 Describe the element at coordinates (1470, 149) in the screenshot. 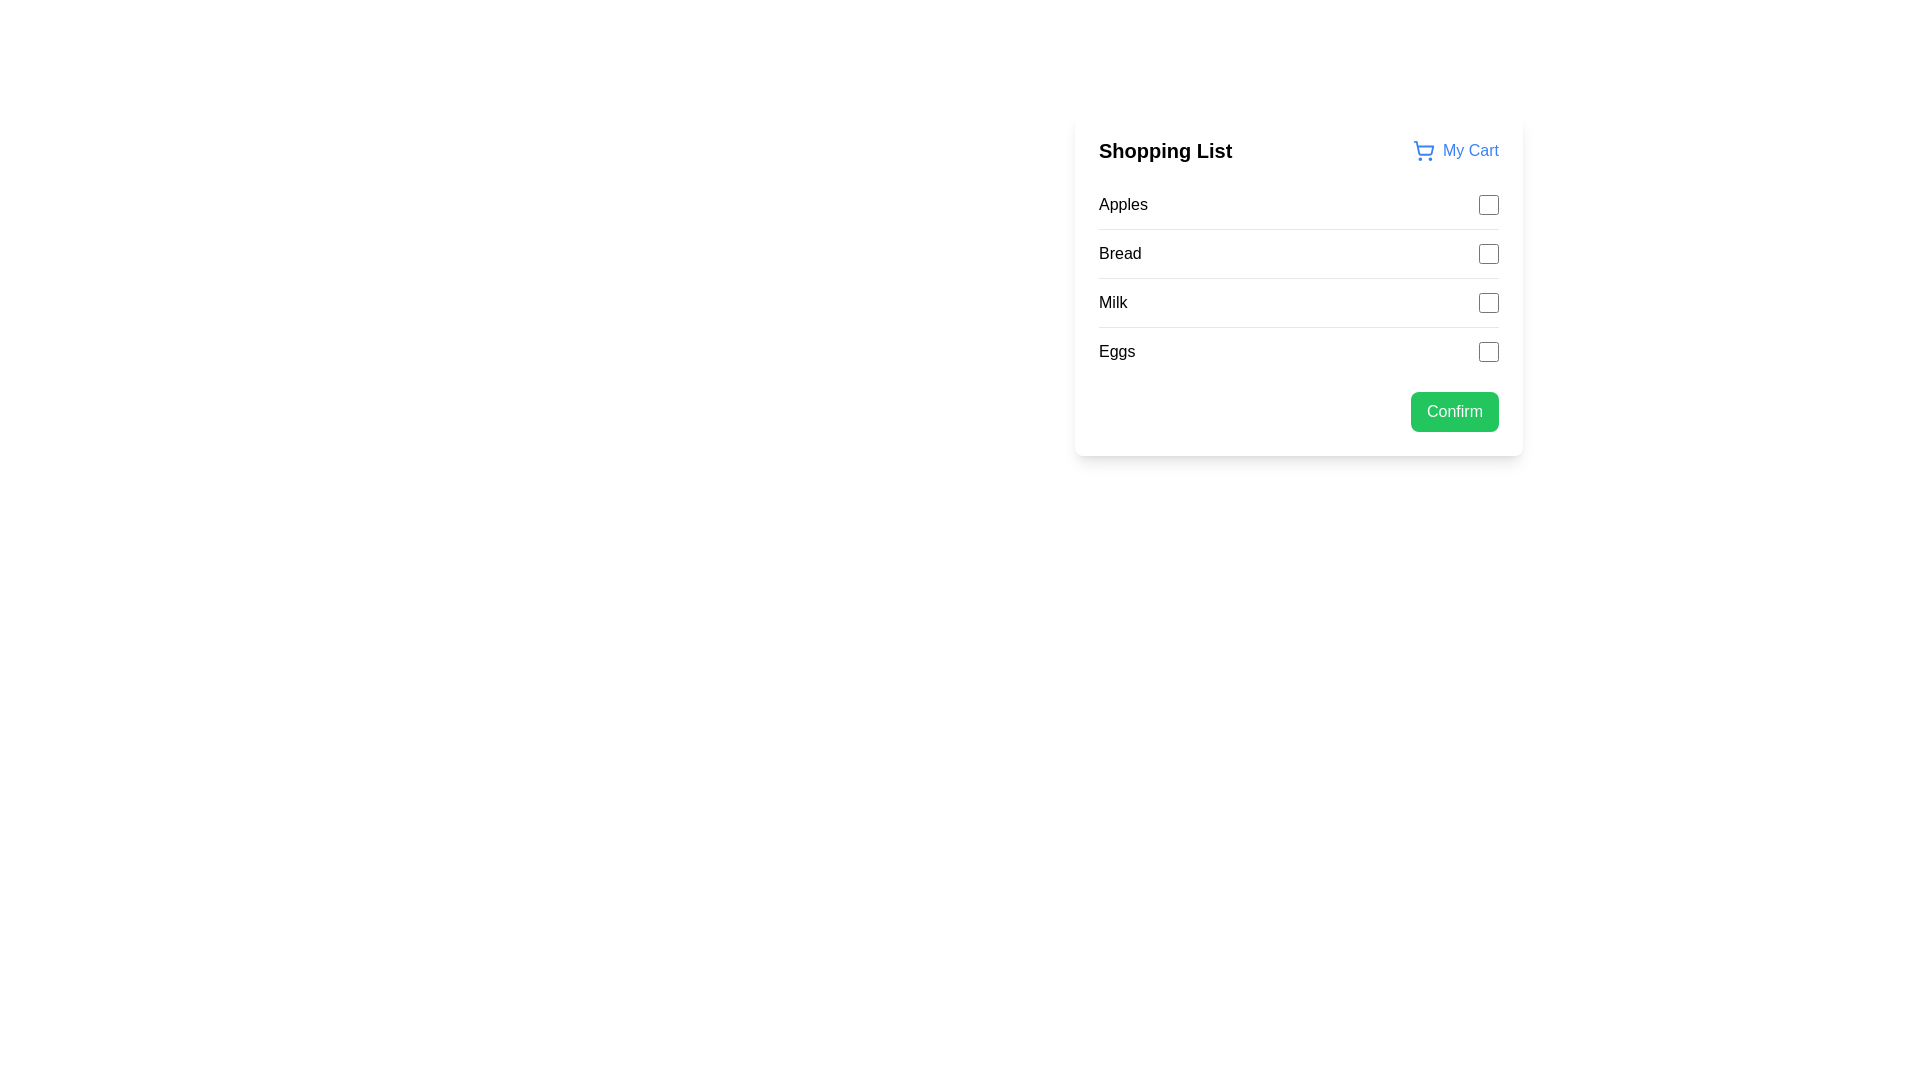

I see `the 'My Cart' text label located at the top-right corner of the card` at that location.